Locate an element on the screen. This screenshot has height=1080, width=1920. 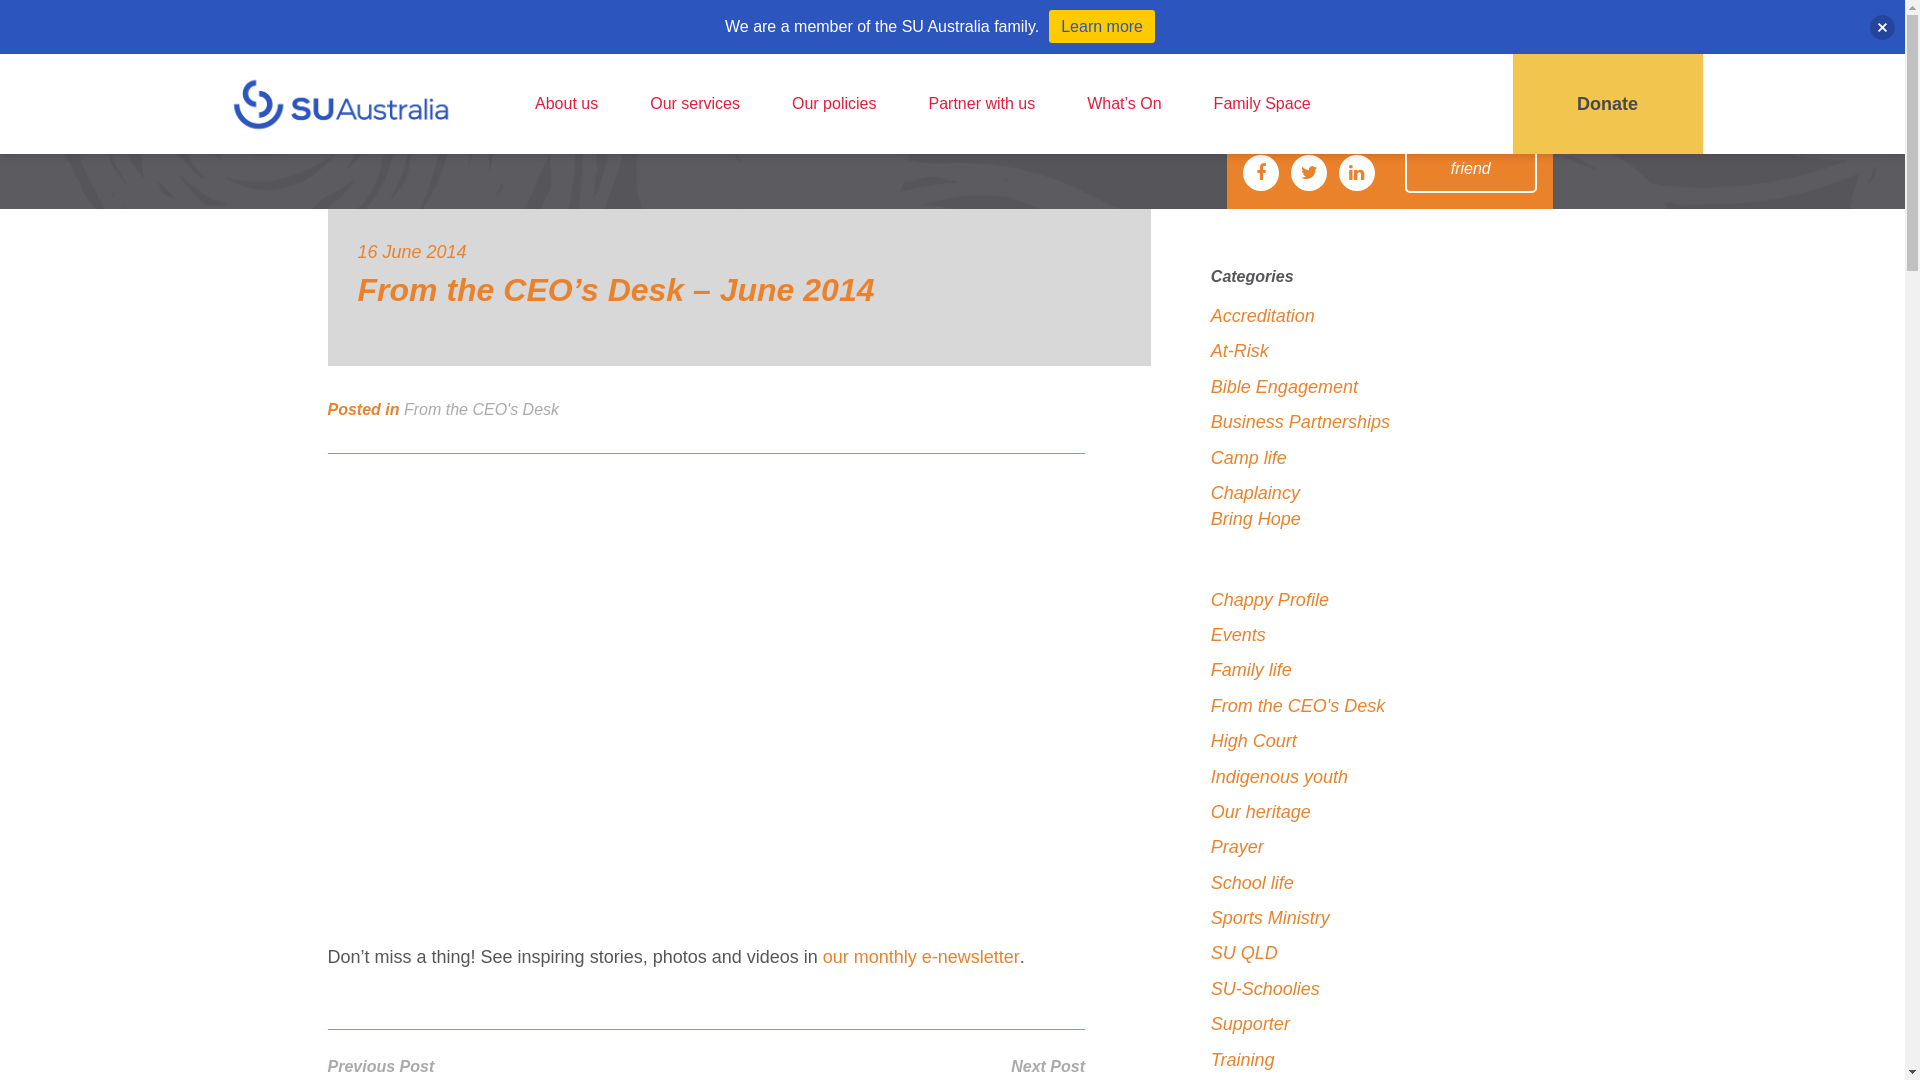
'Learn more' is located at coordinates (1101, 26).